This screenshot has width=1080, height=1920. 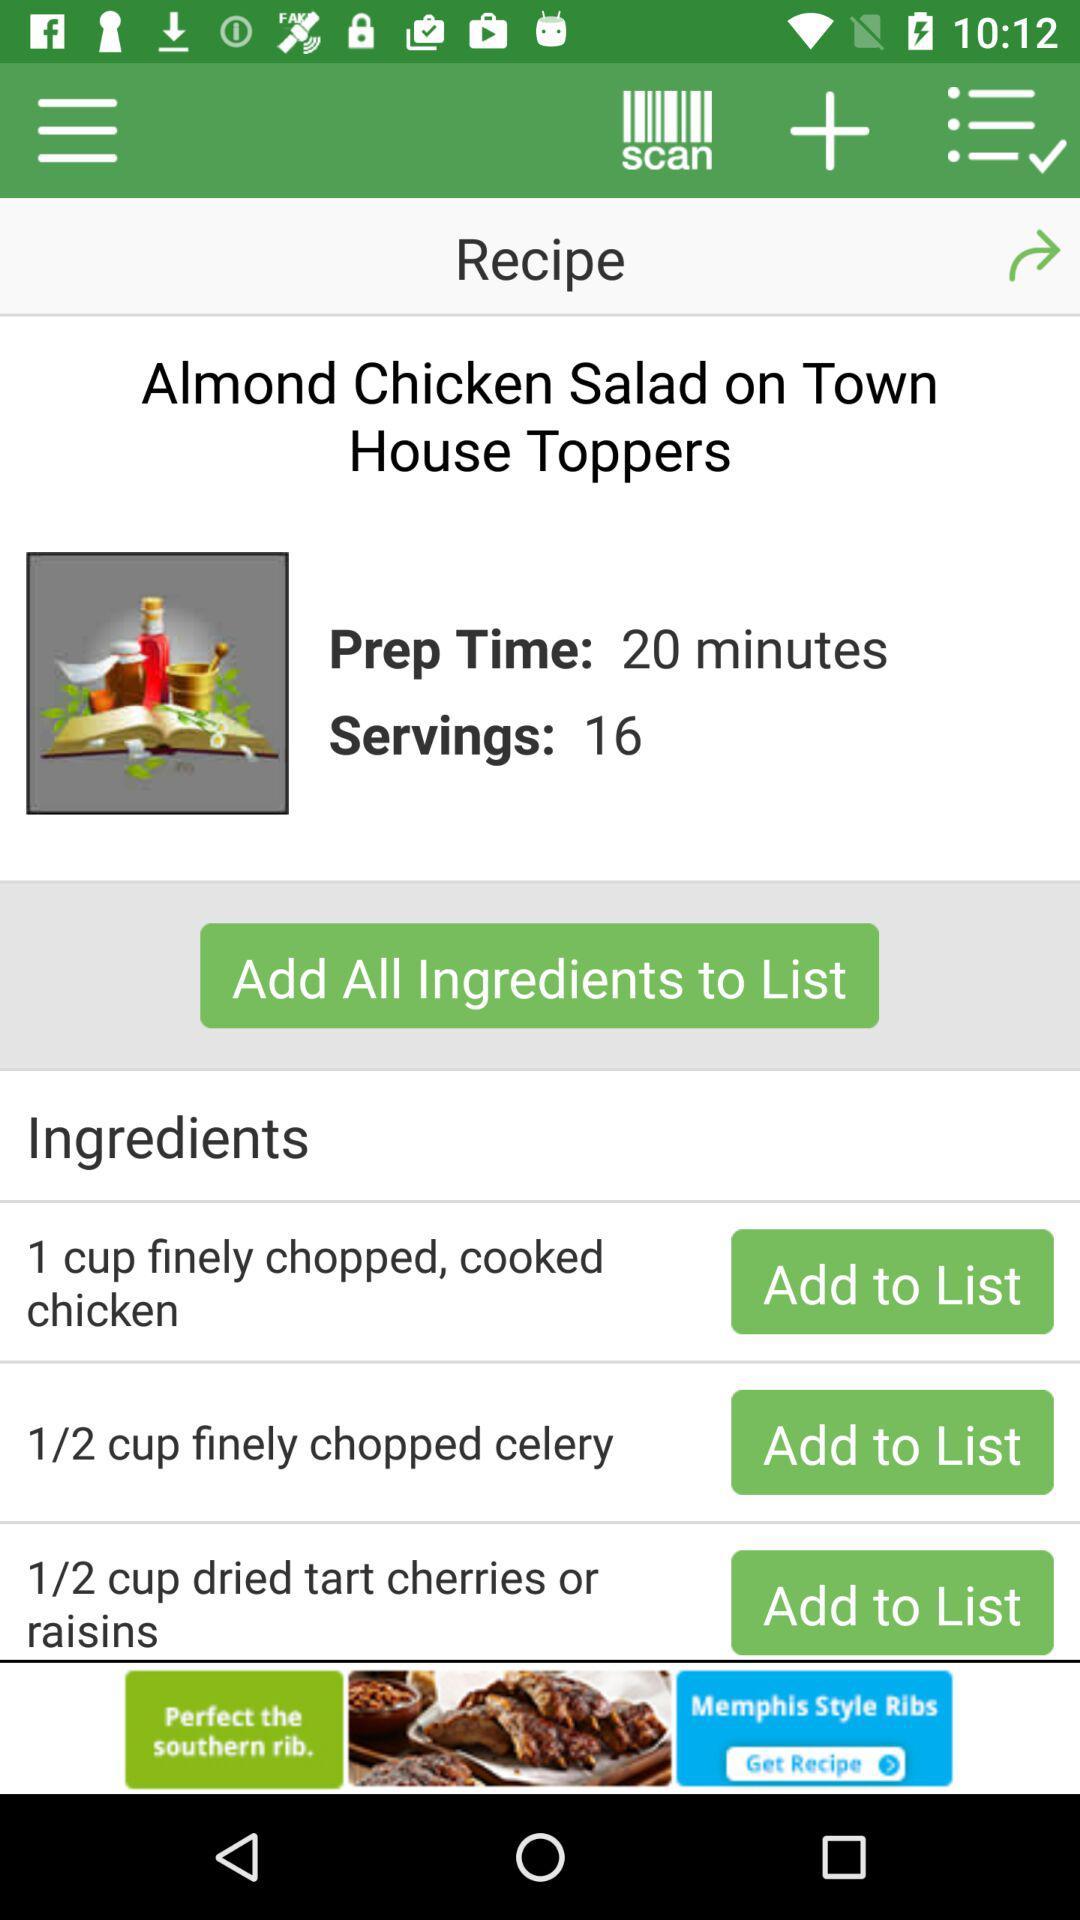 I want to click on the menu icon, so click(x=77, y=129).